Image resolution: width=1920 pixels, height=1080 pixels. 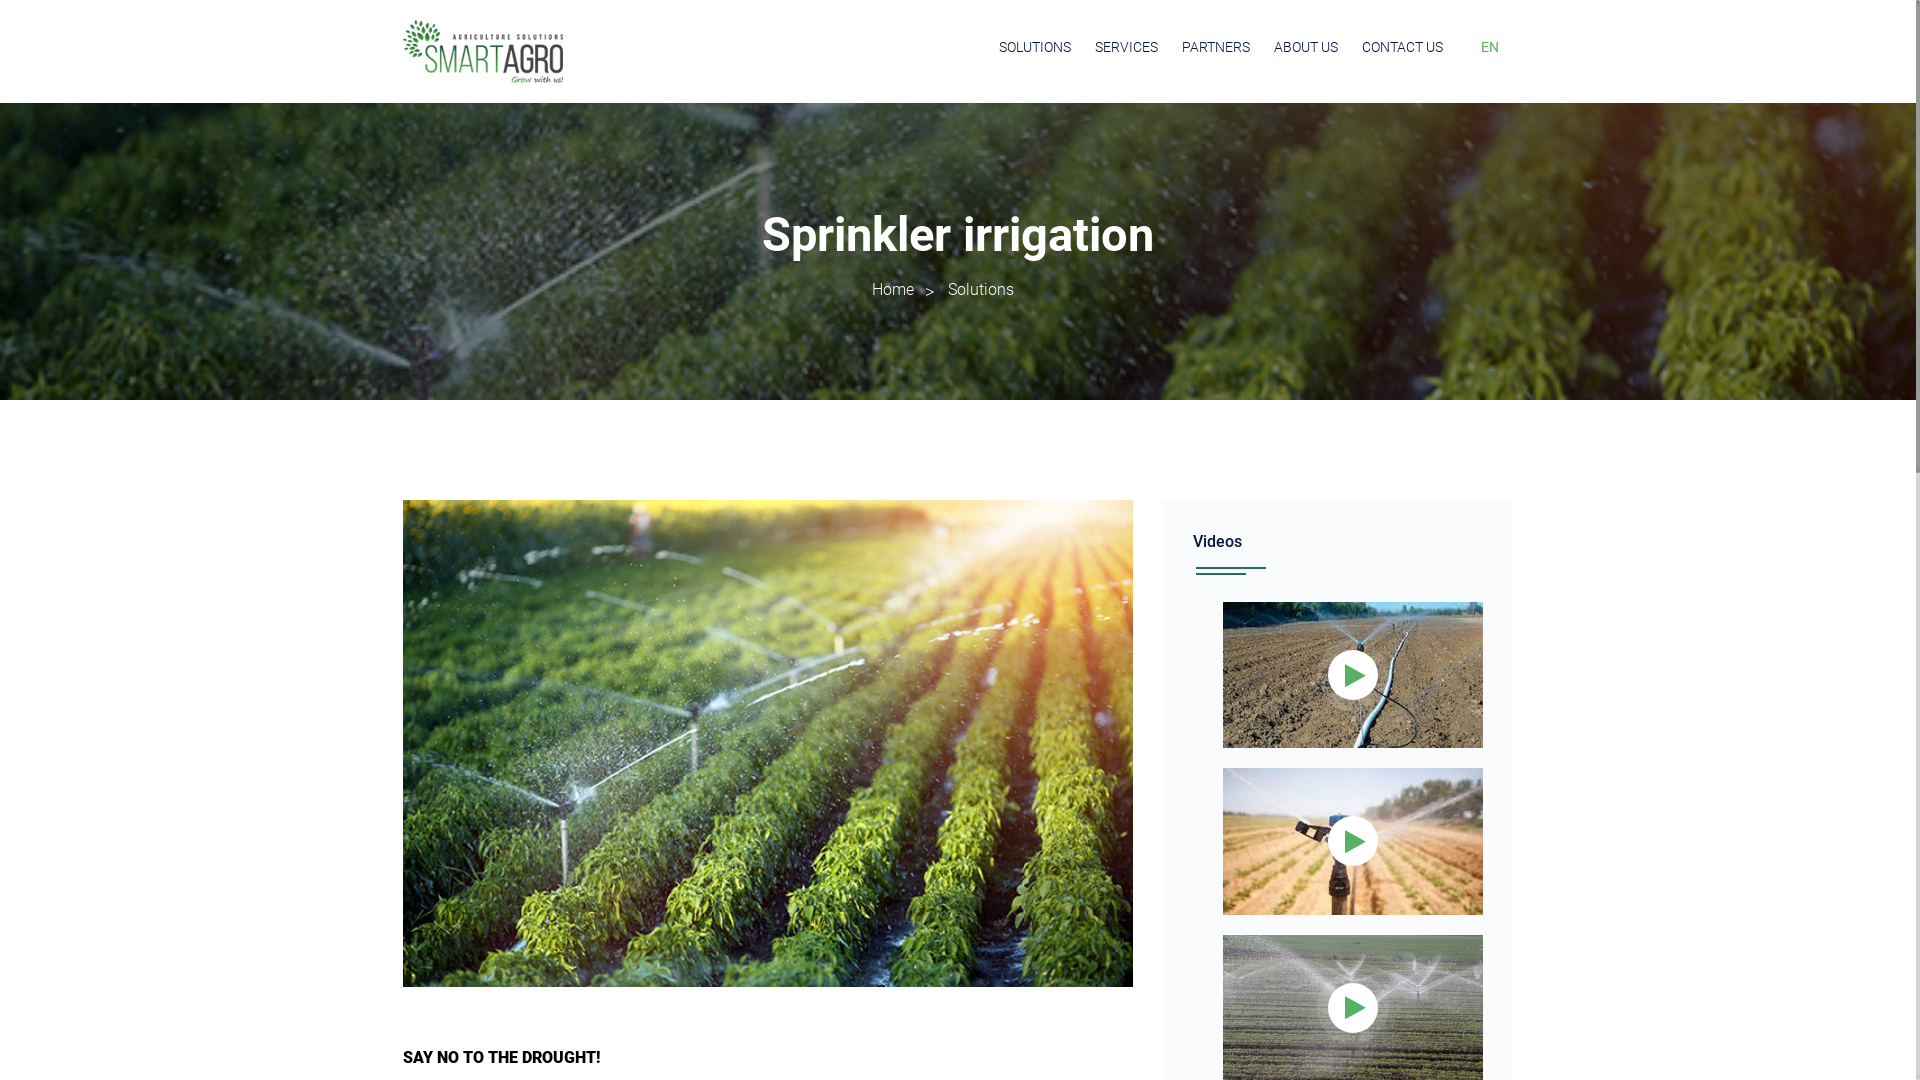 What do you see at coordinates (891, 289) in the screenshot?
I see `'Home'` at bounding box center [891, 289].